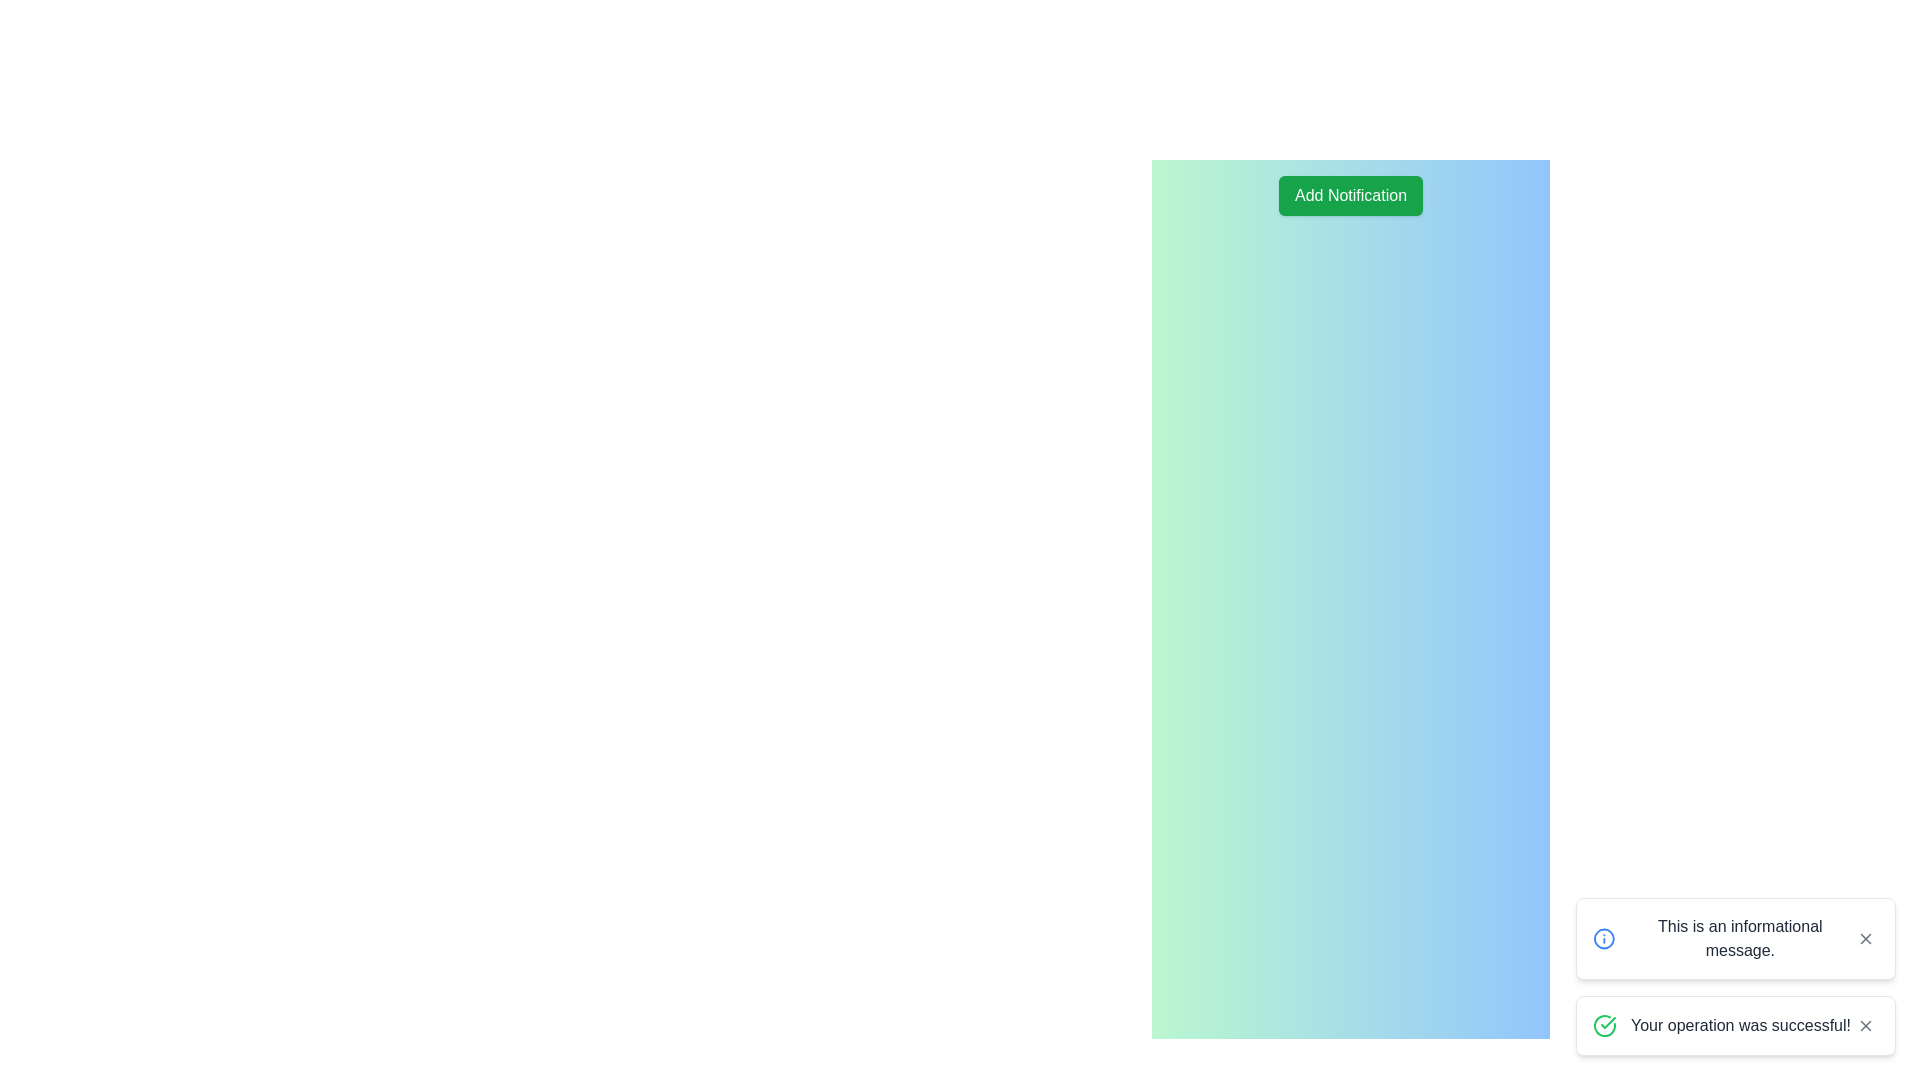  I want to click on the green 'Add Notification' button with white bold text, so click(1350, 196).